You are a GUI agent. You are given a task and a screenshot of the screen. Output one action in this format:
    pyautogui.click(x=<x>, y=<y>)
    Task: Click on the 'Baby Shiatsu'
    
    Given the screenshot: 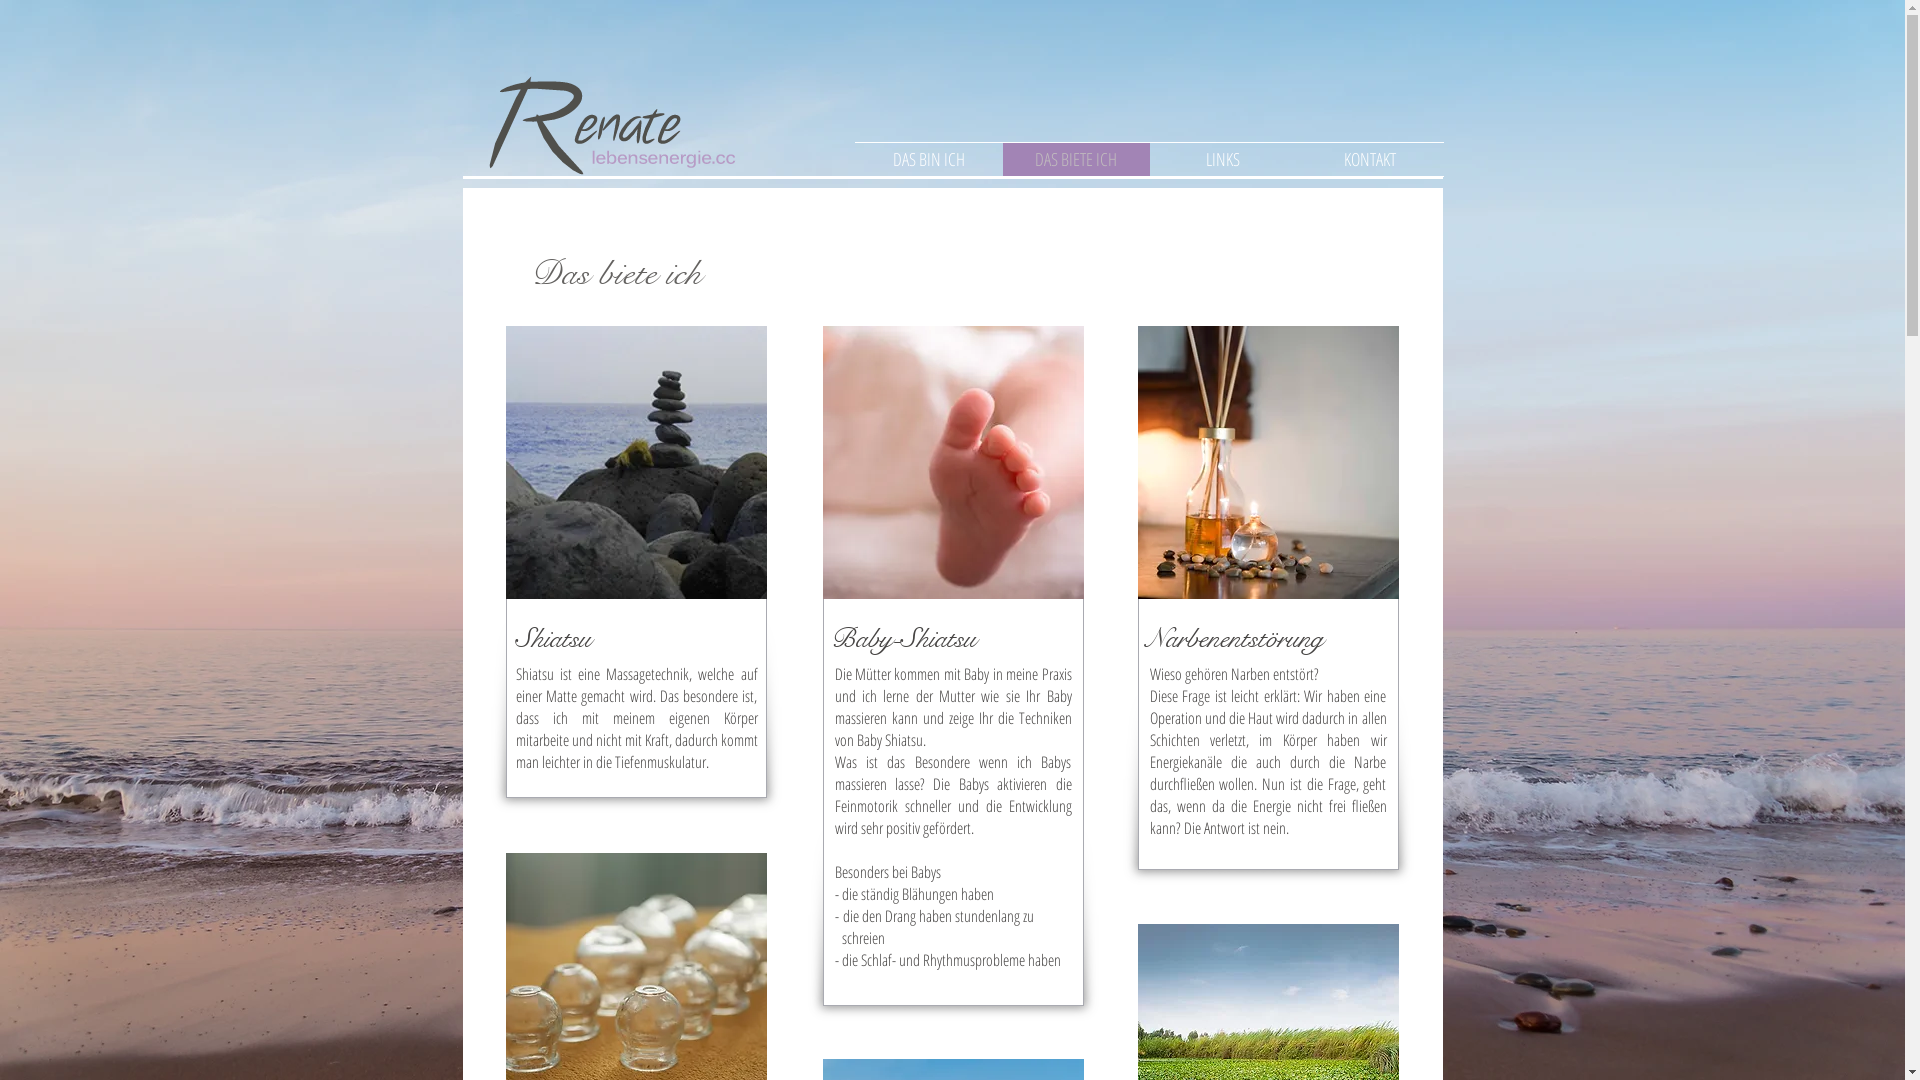 What is the action you would take?
    pyautogui.click(x=951, y=462)
    